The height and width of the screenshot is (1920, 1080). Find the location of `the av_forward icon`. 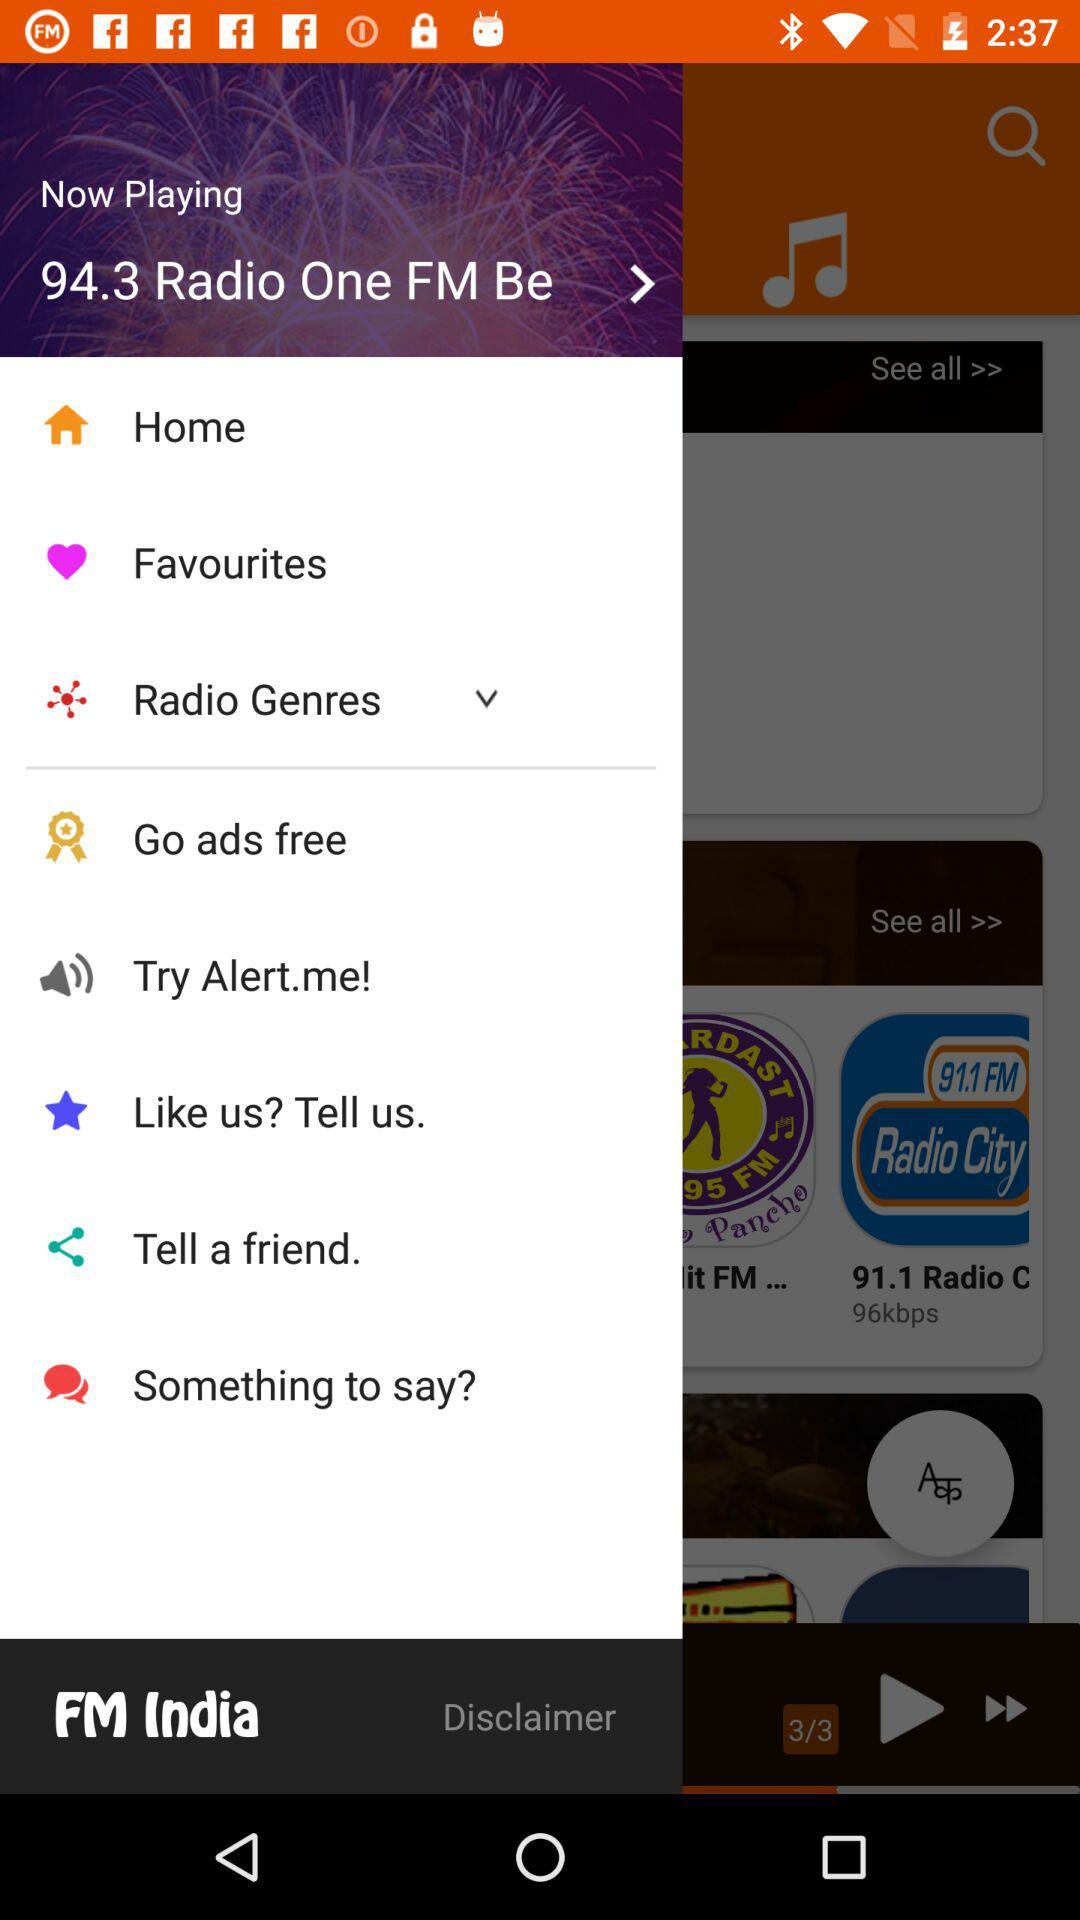

the av_forward icon is located at coordinates (1006, 1707).